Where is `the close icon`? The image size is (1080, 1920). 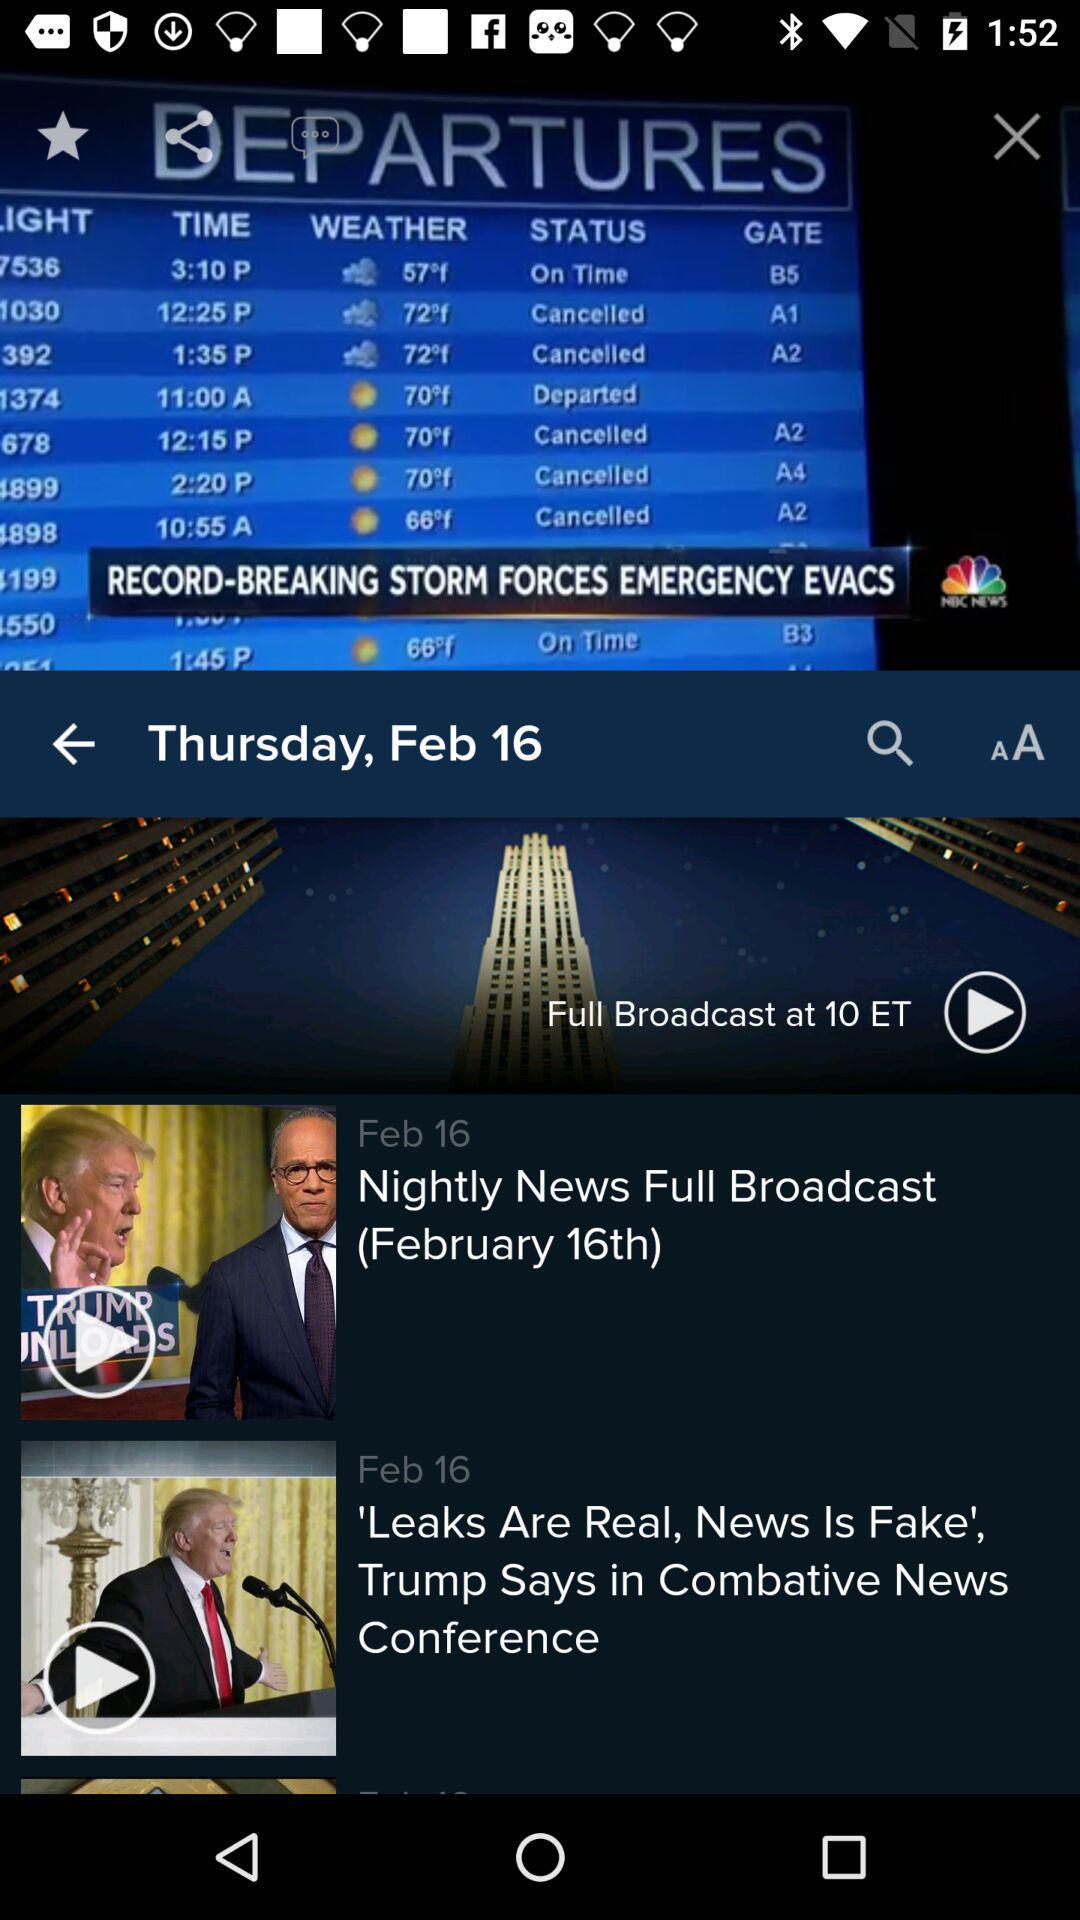
the close icon is located at coordinates (1017, 135).